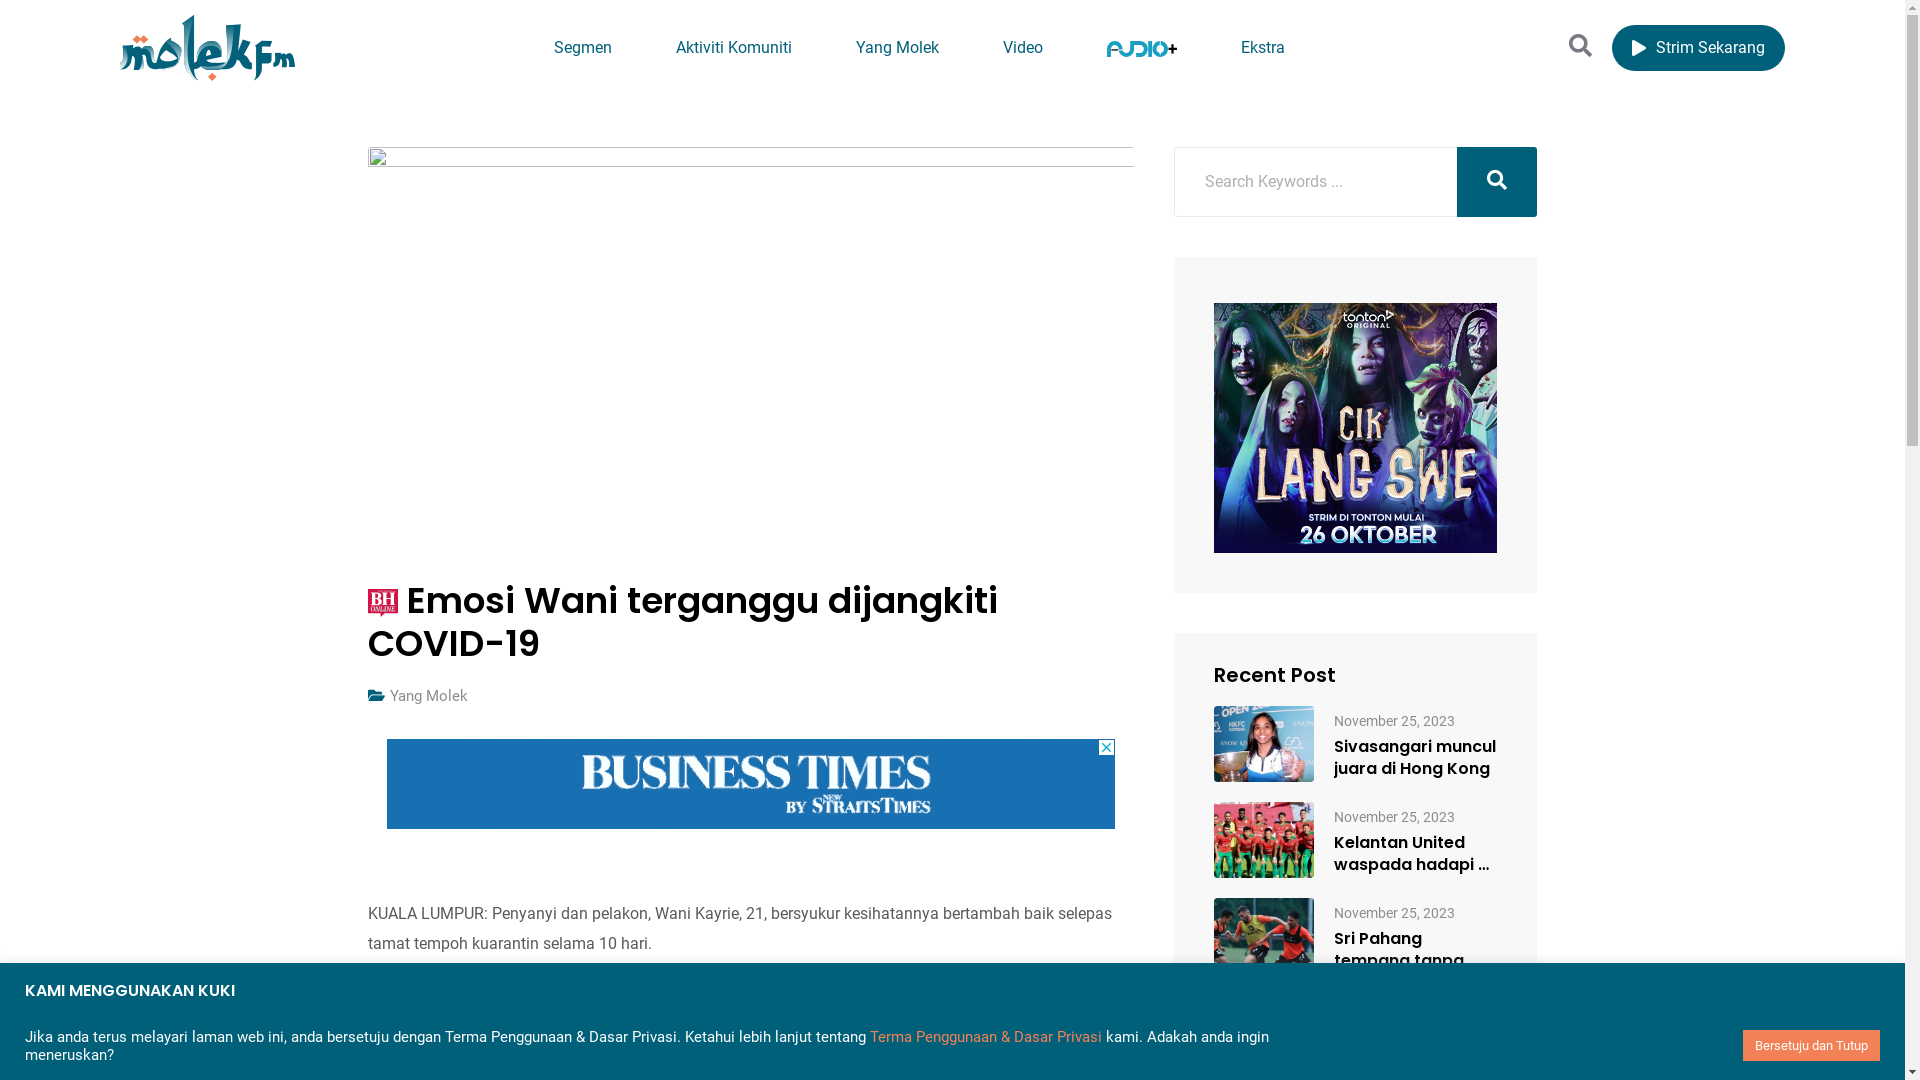 This screenshot has width=1920, height=1080. I want to click on 'Terma Penggunaan & Dasar Privasi', so click(869, 1036).